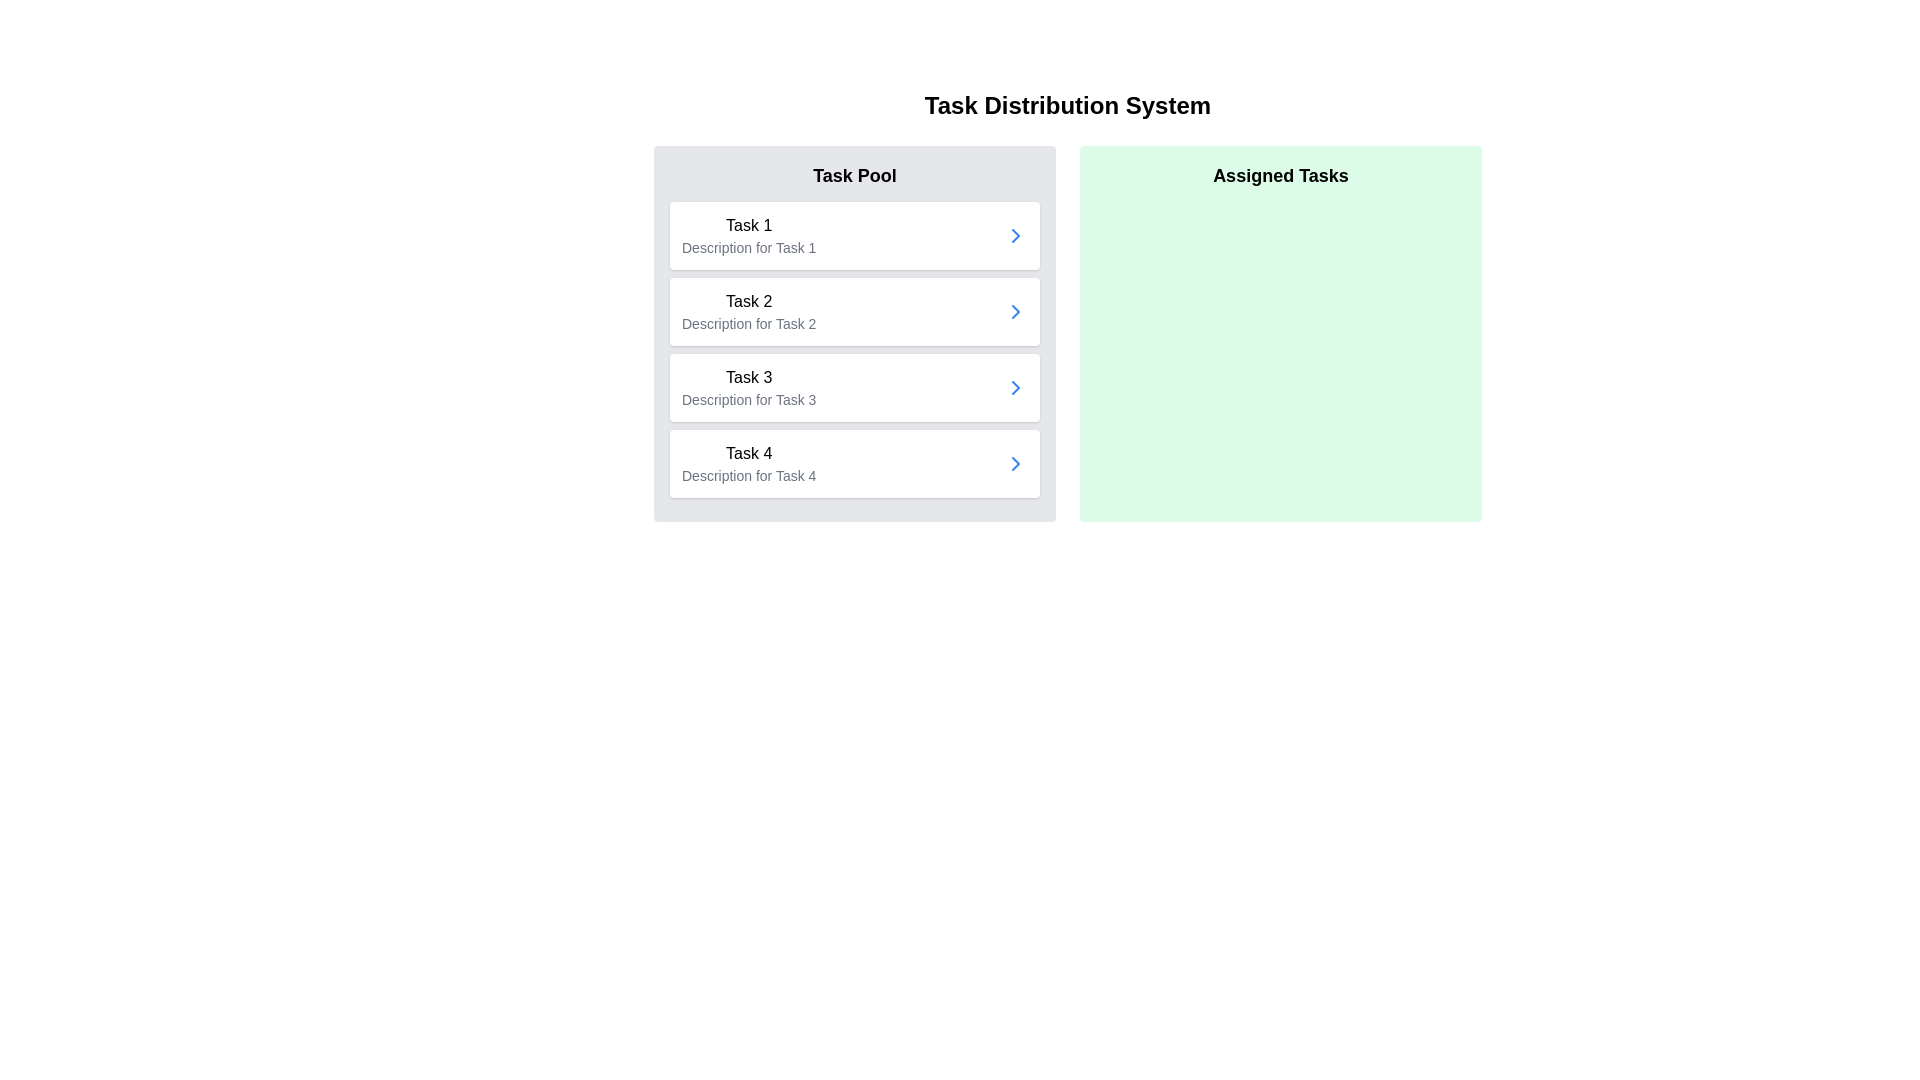 The height and width of the screenshot is (1080, 1920). Describe the element at coordinates (854, 388) in the screenshot. I see `the third Task Card in the Task Pool` at that location.